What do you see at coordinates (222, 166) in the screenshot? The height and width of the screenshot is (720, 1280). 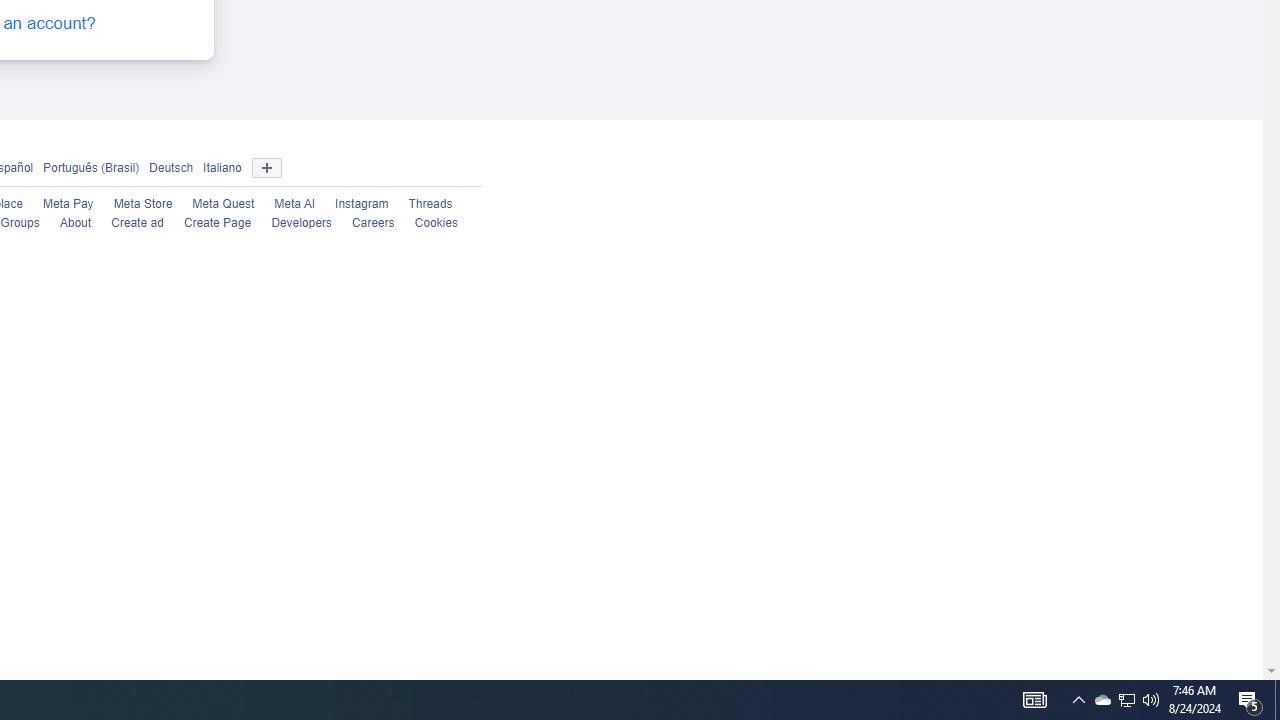 I see `'Italiano'` at bounding box center [222, 166].